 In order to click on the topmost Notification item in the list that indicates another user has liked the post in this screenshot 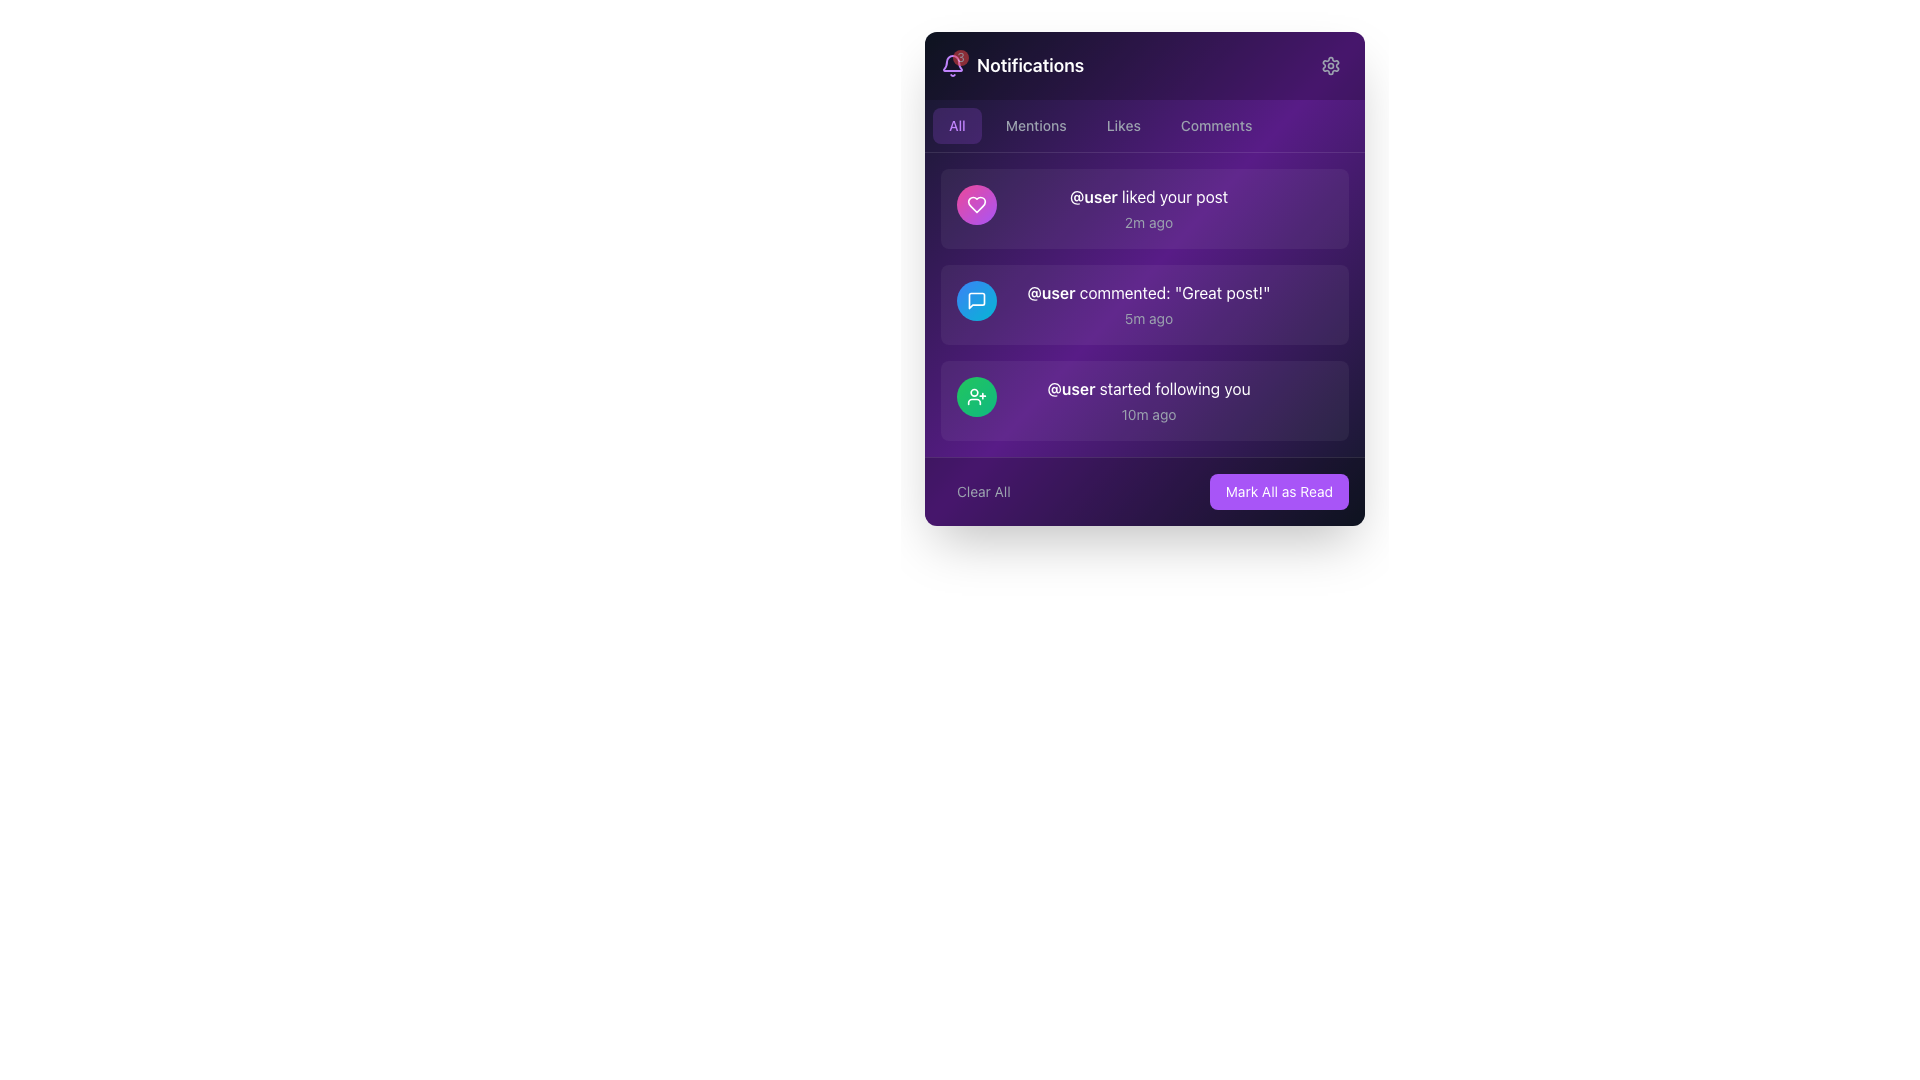, I will do `click(1145, 208)`.